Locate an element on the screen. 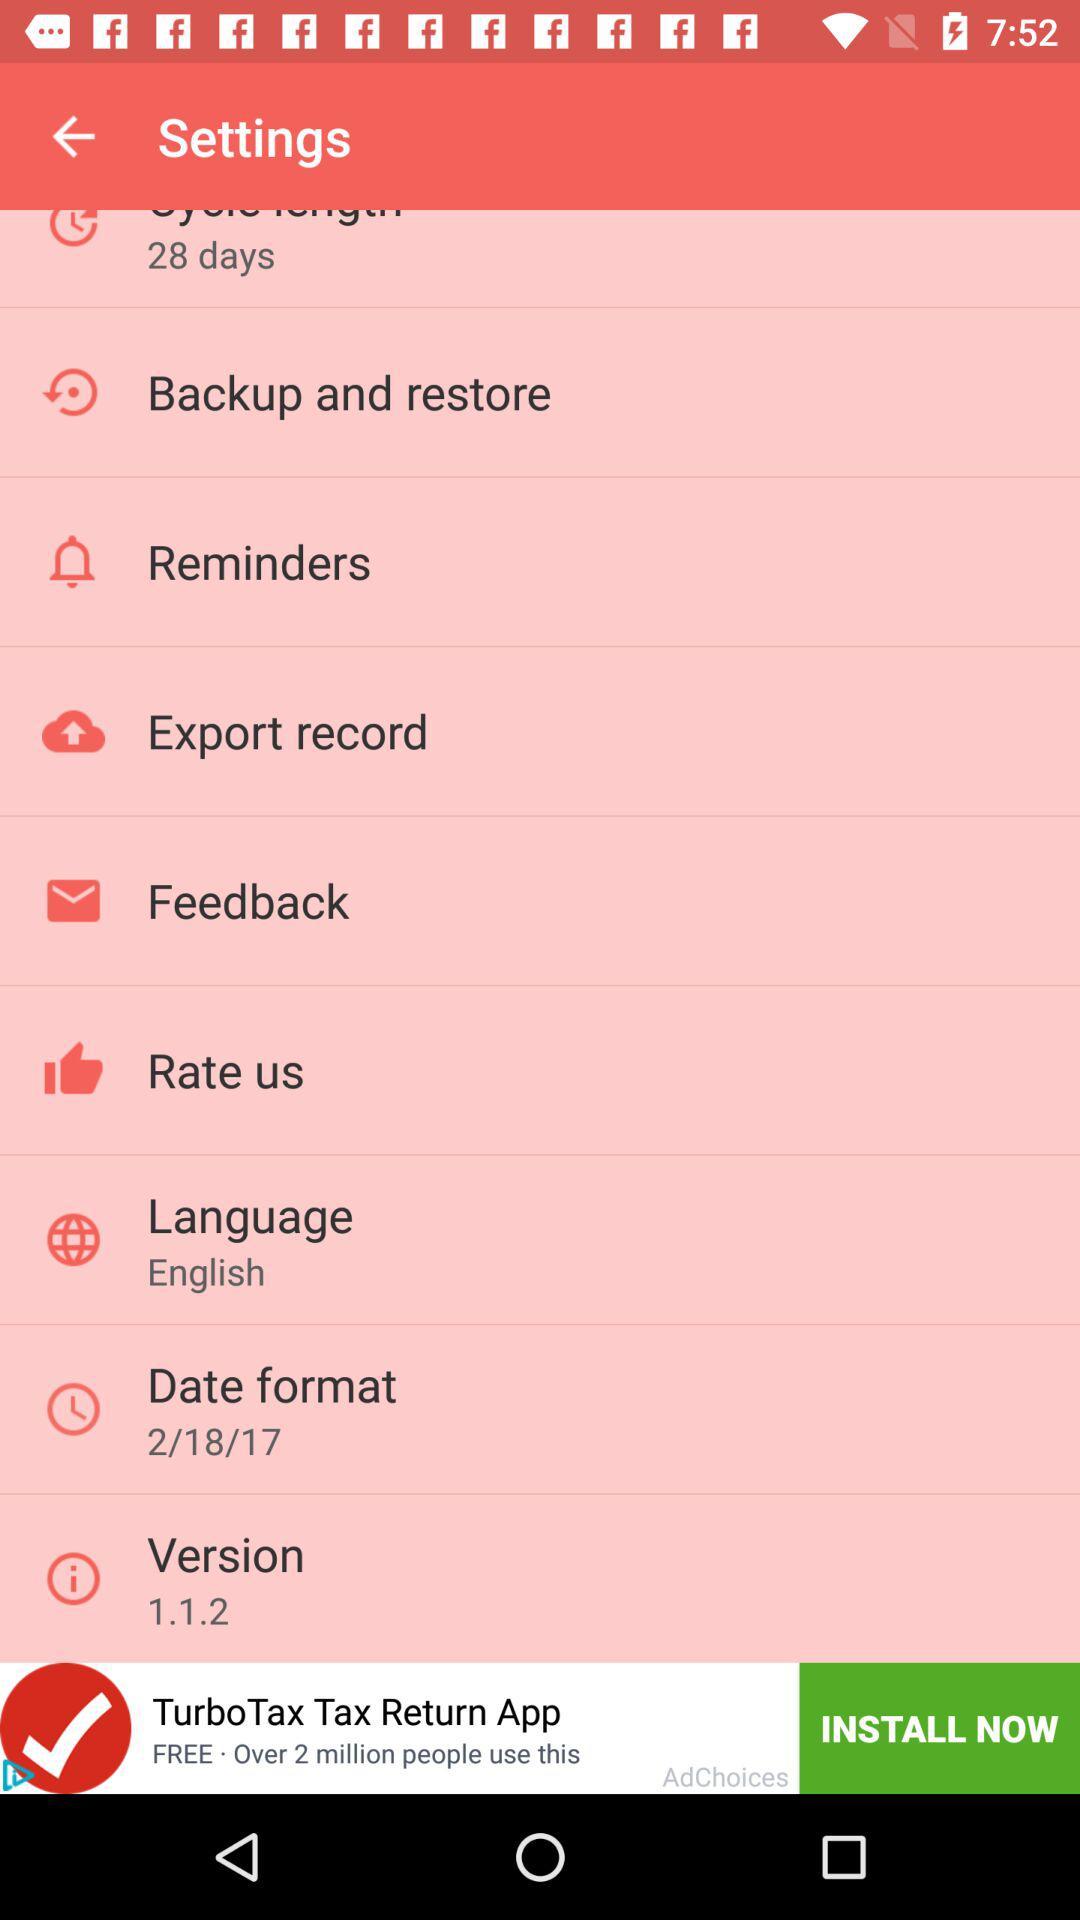 The image size is (1080, 1920). the check icon is located at coordinates (64, 1727).